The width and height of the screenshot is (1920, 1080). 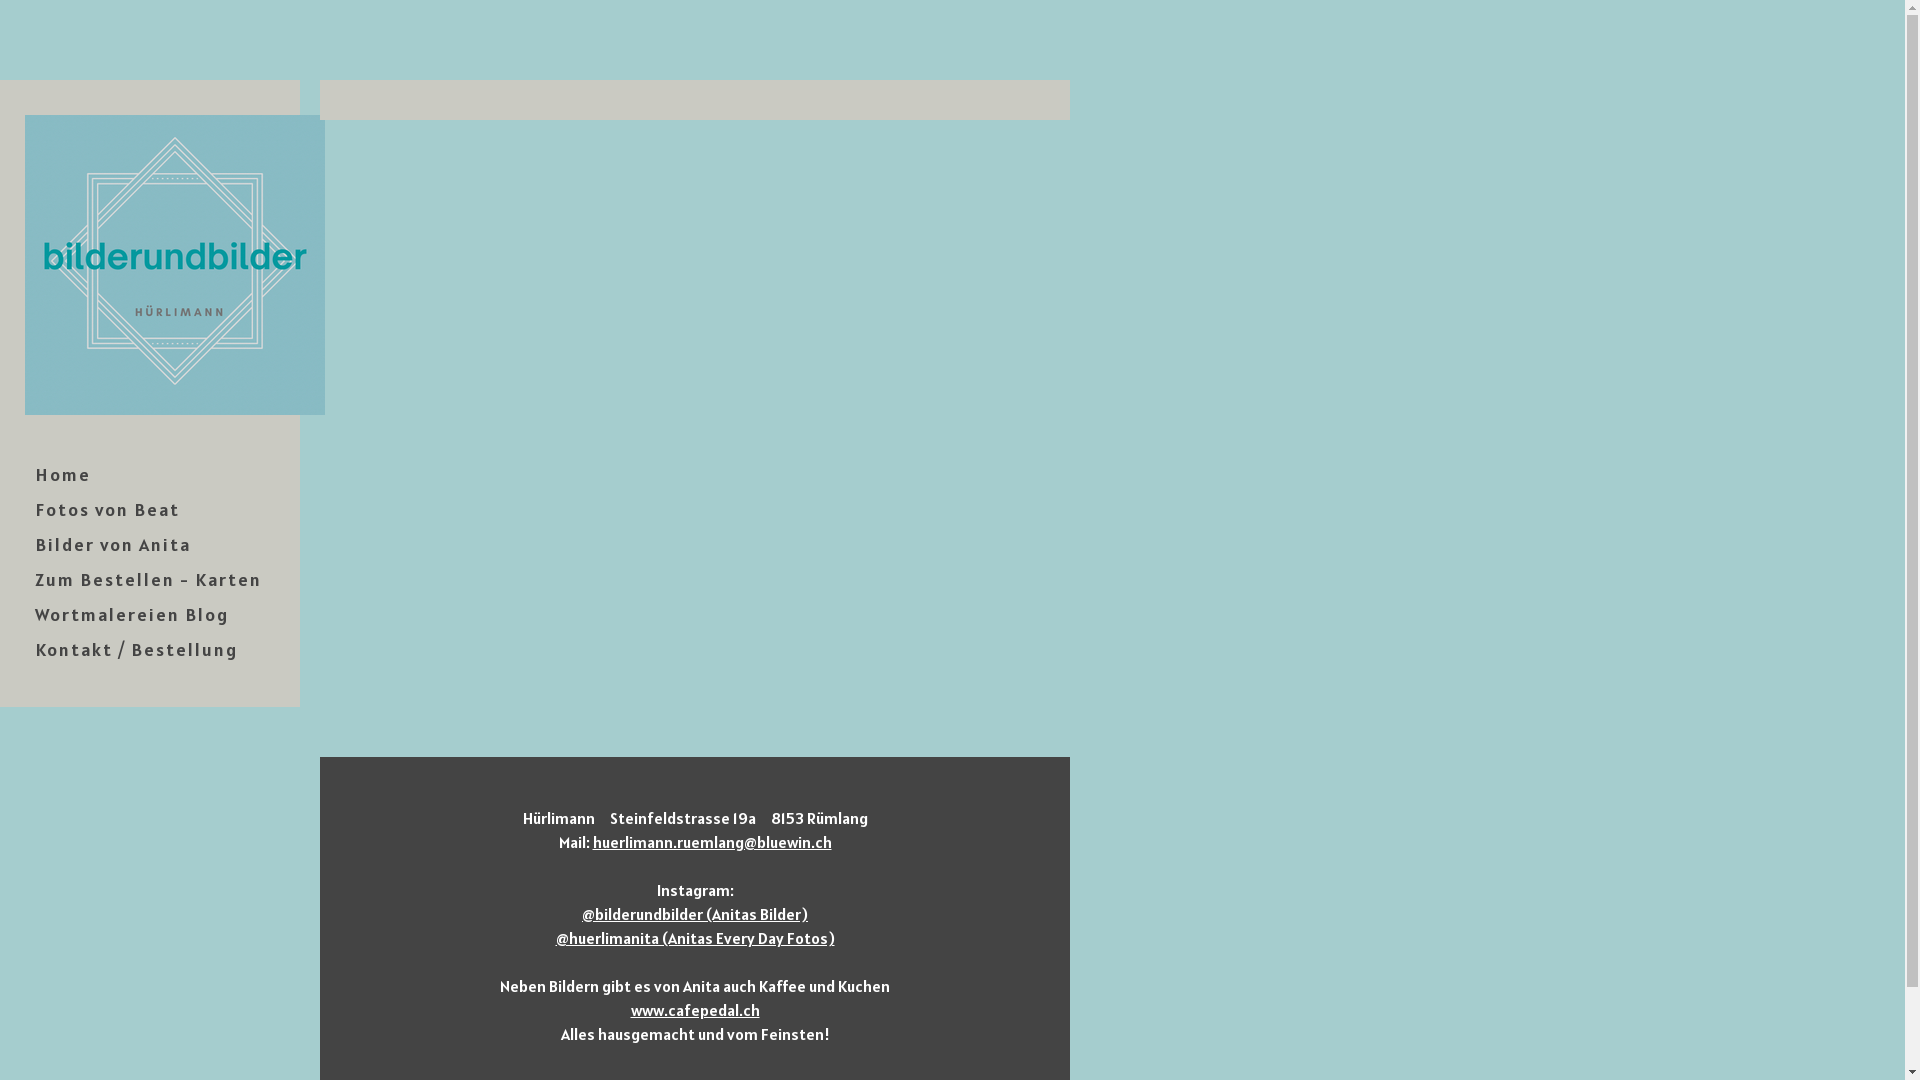 I want to click on 'huerlimann.ruemlang@bluewin.ch', so click(x=711, y=841).